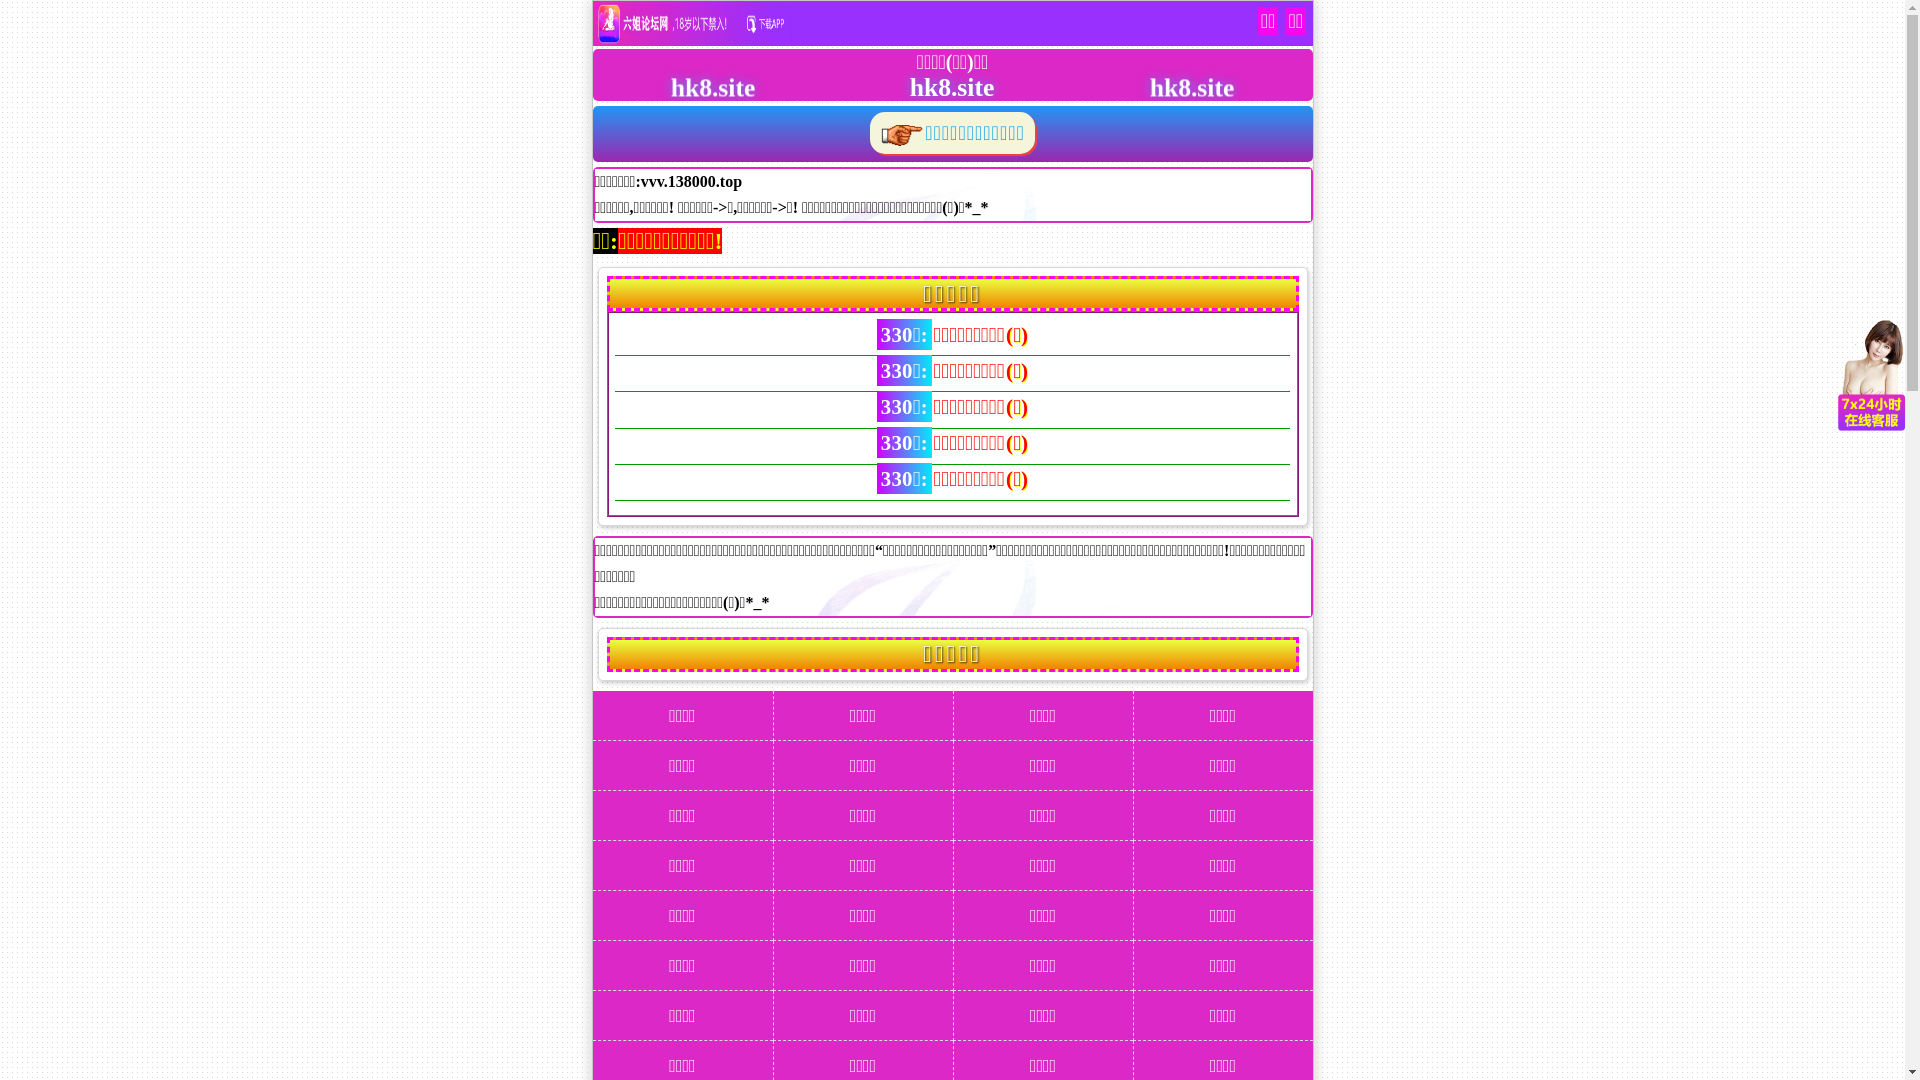 The width and height of the screenshot is (1920, 1080). I want to click on 'hk8.site', so click(1170, 84).